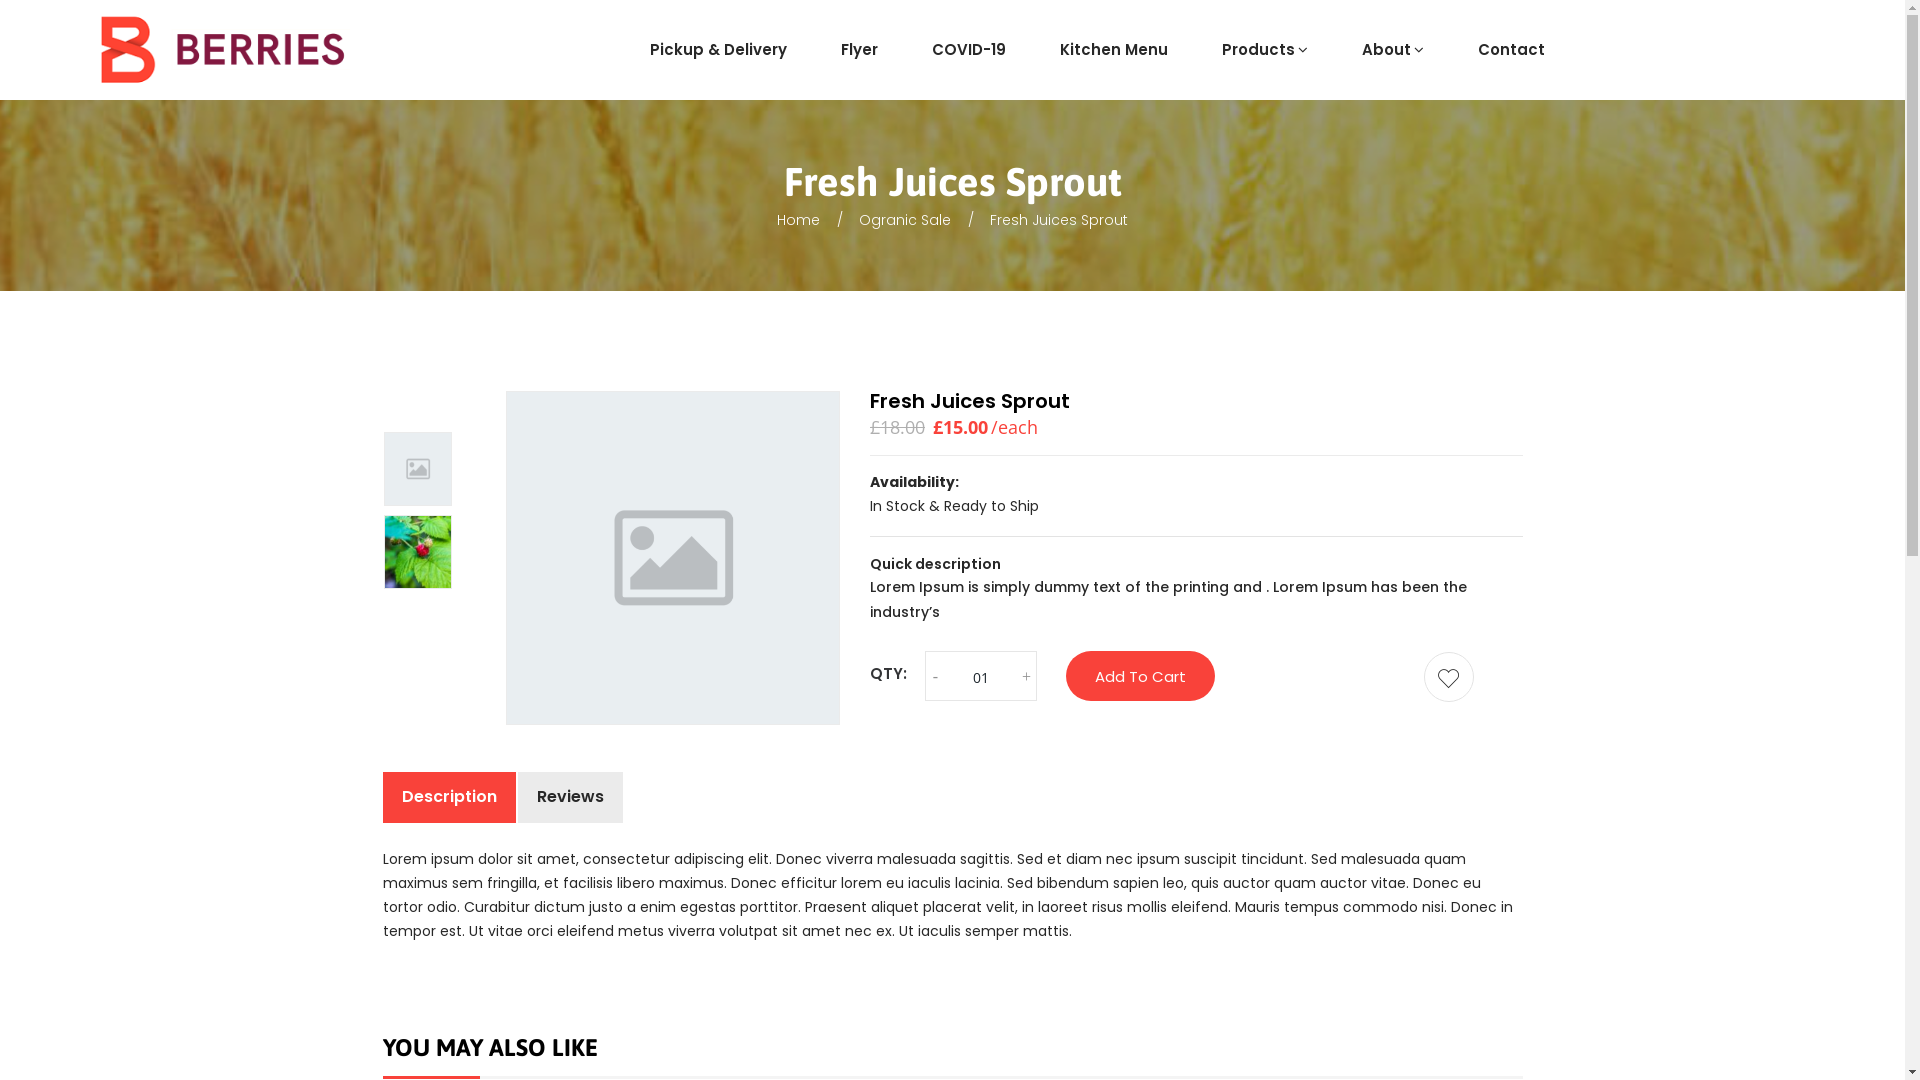 The width and height of the screenshot is (1920, 1080). Describe the element at coordinates (718, 49) in the screenshot. I see `'Pickup & Delivery'` at that location.